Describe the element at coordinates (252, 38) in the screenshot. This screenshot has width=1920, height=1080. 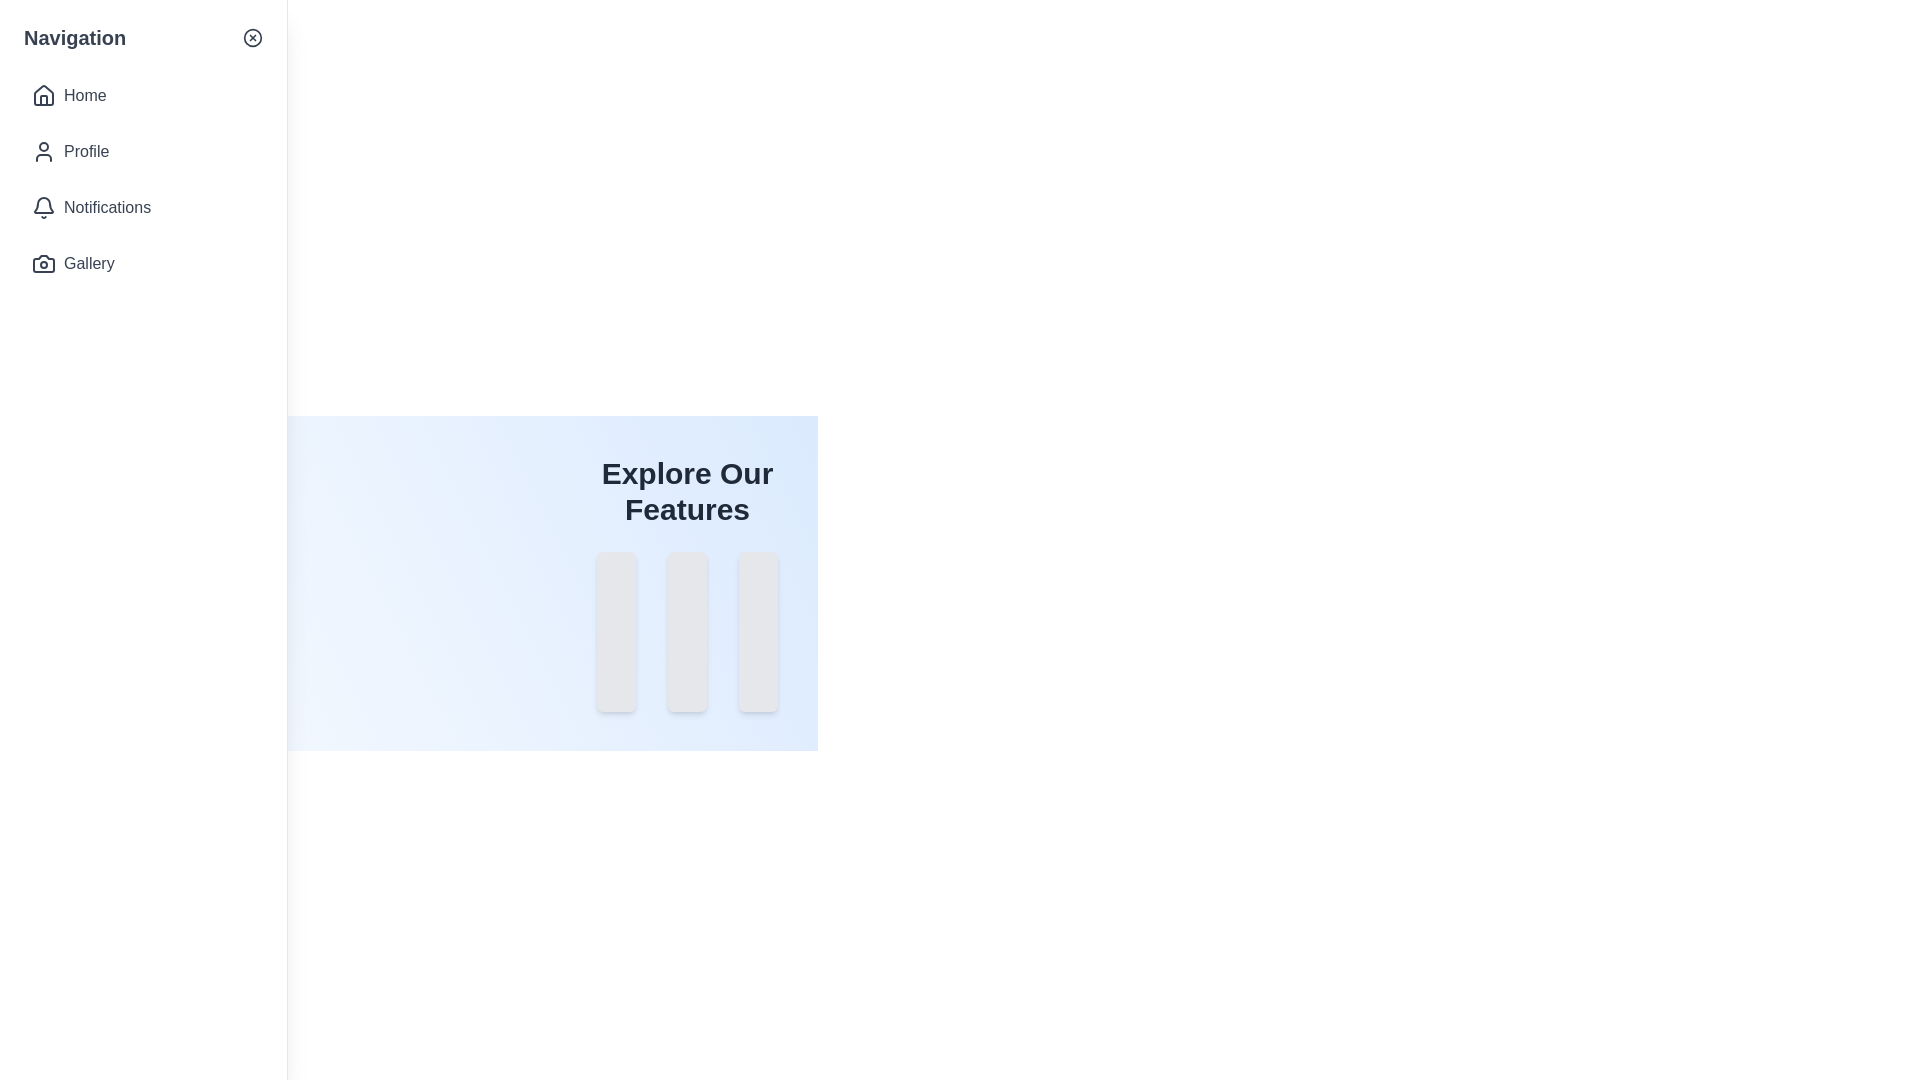
I see `the decorative SVG circle that represents the close or cancel functionality in the top right of the navigation sidebar` at that location.